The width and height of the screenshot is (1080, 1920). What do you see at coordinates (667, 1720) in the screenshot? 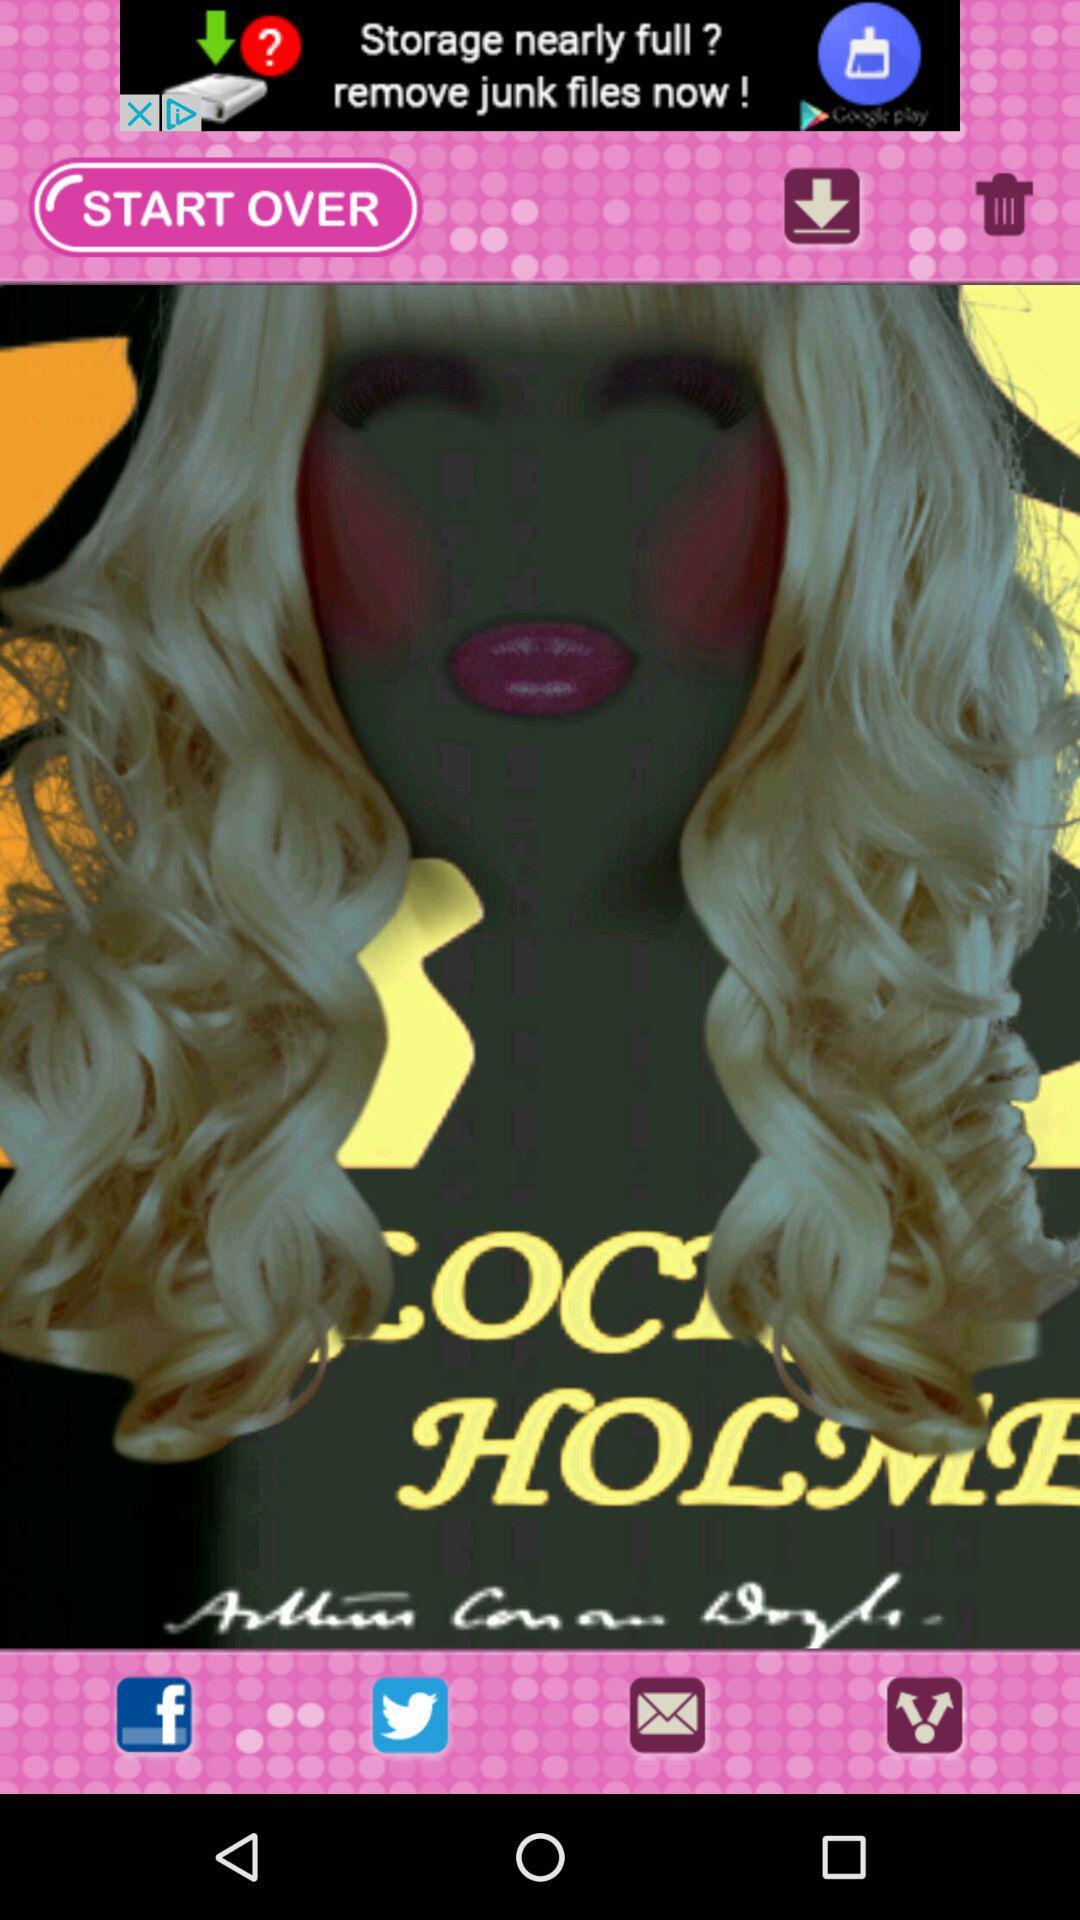
I see `e-mail` at bounding box center [667, 1720].